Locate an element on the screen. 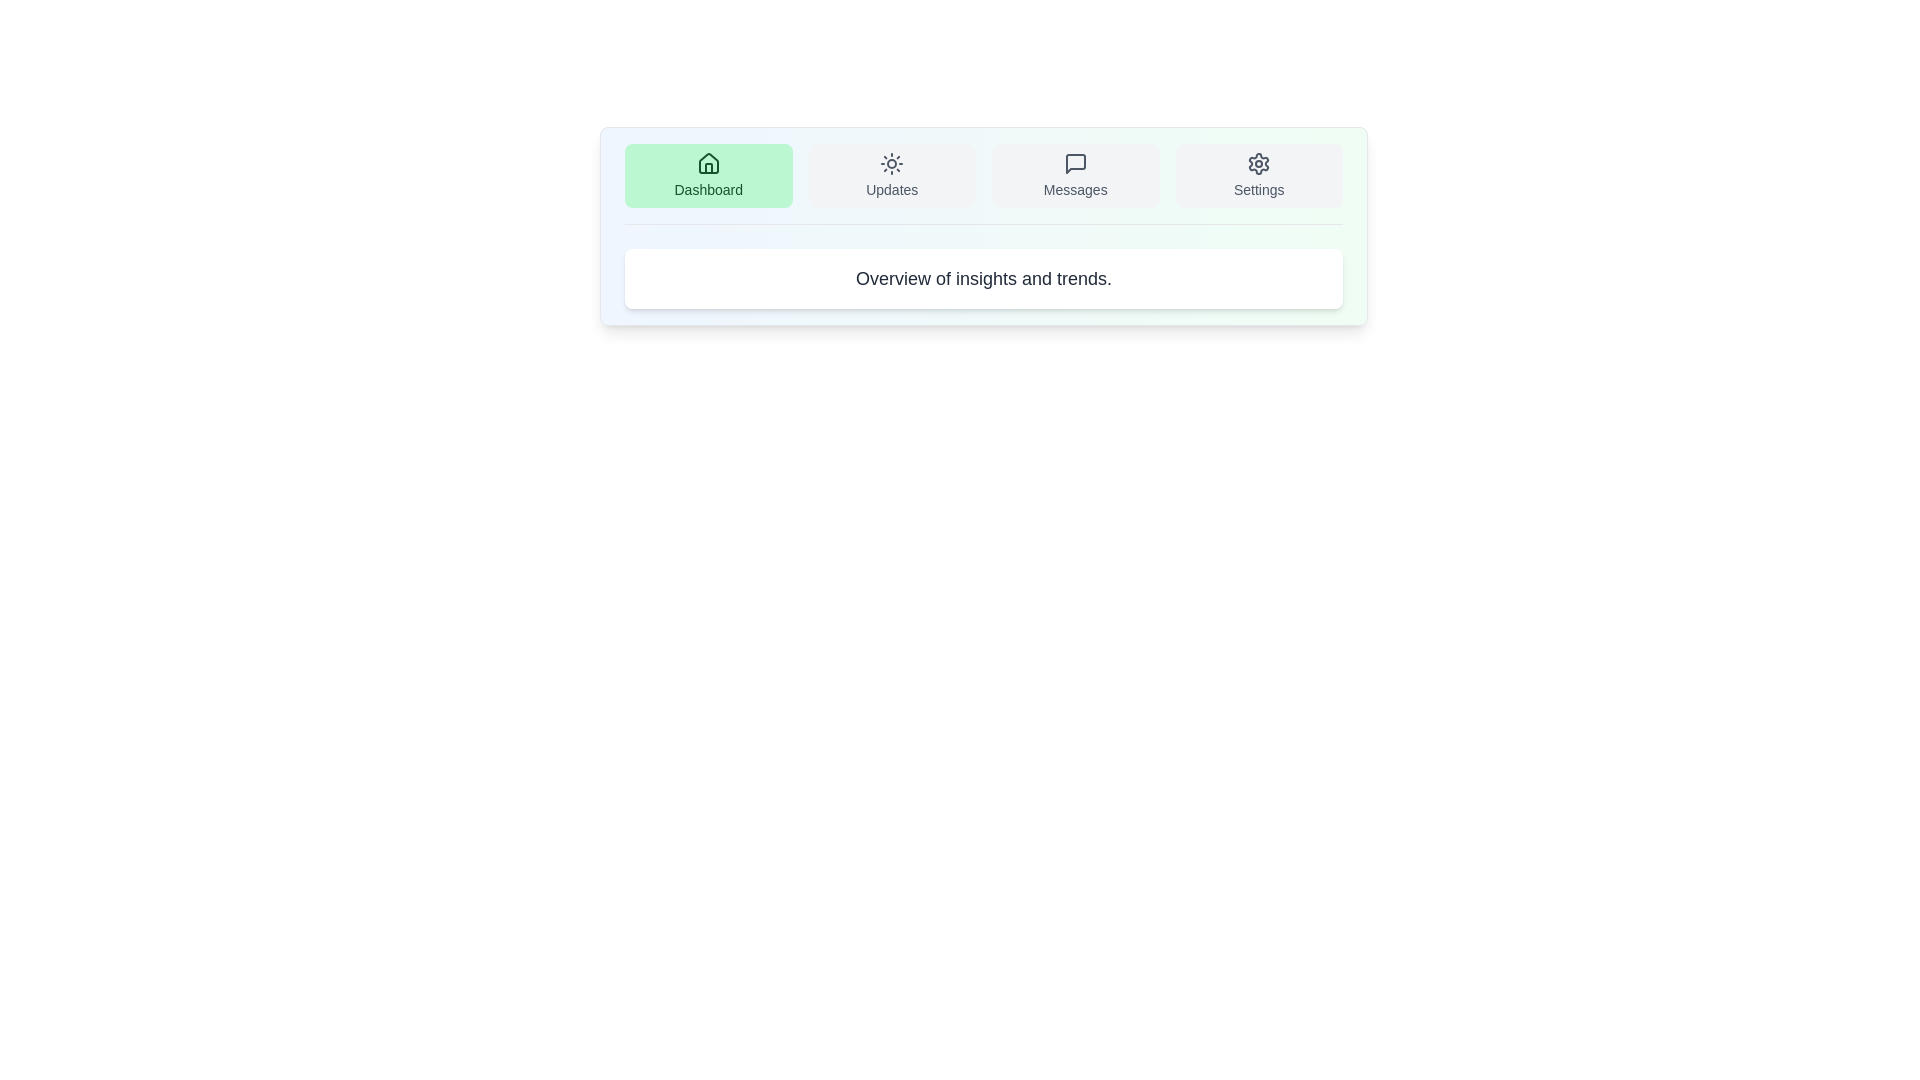 This screenshot has width=1920, height=1080. the tab labeled Updates to observe the hover effect is located at coordinates (891, 175).